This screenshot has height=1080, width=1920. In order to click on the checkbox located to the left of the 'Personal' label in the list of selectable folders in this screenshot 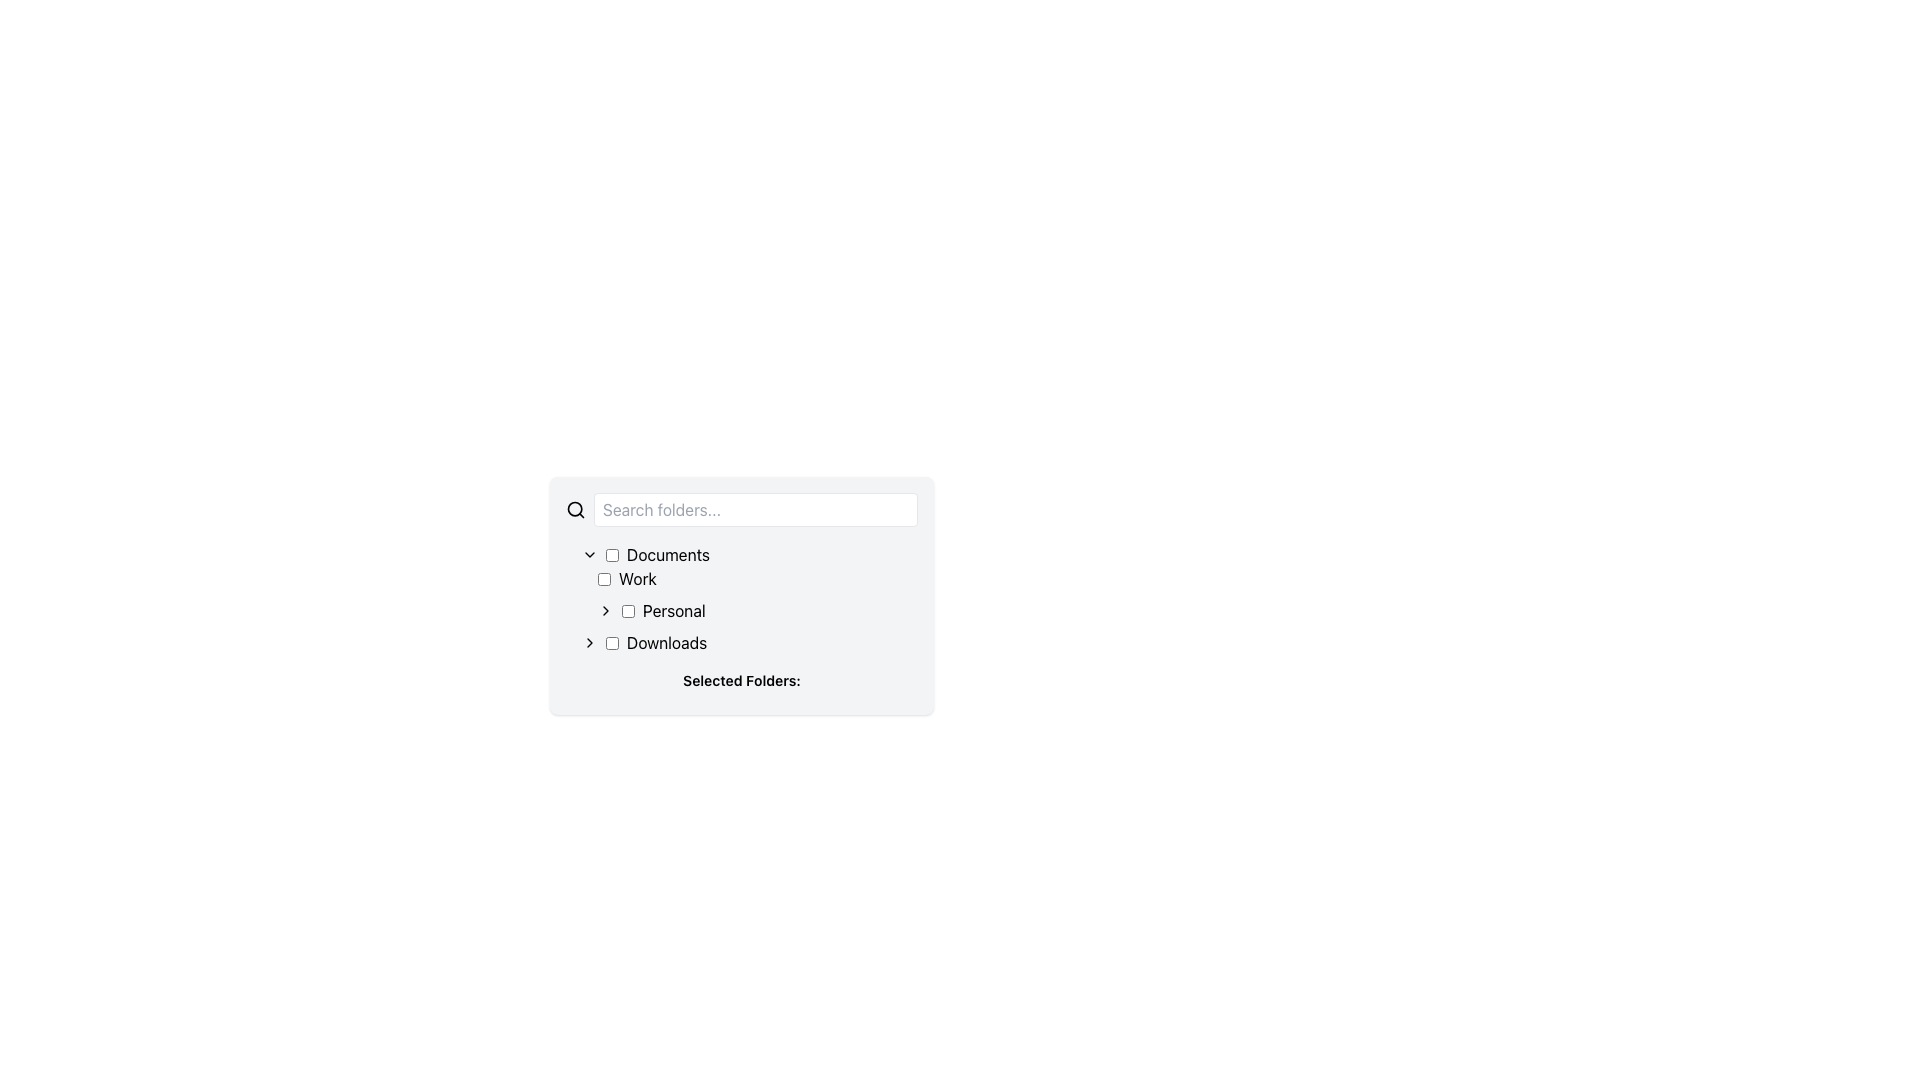, I will do `click(627, 609)`.